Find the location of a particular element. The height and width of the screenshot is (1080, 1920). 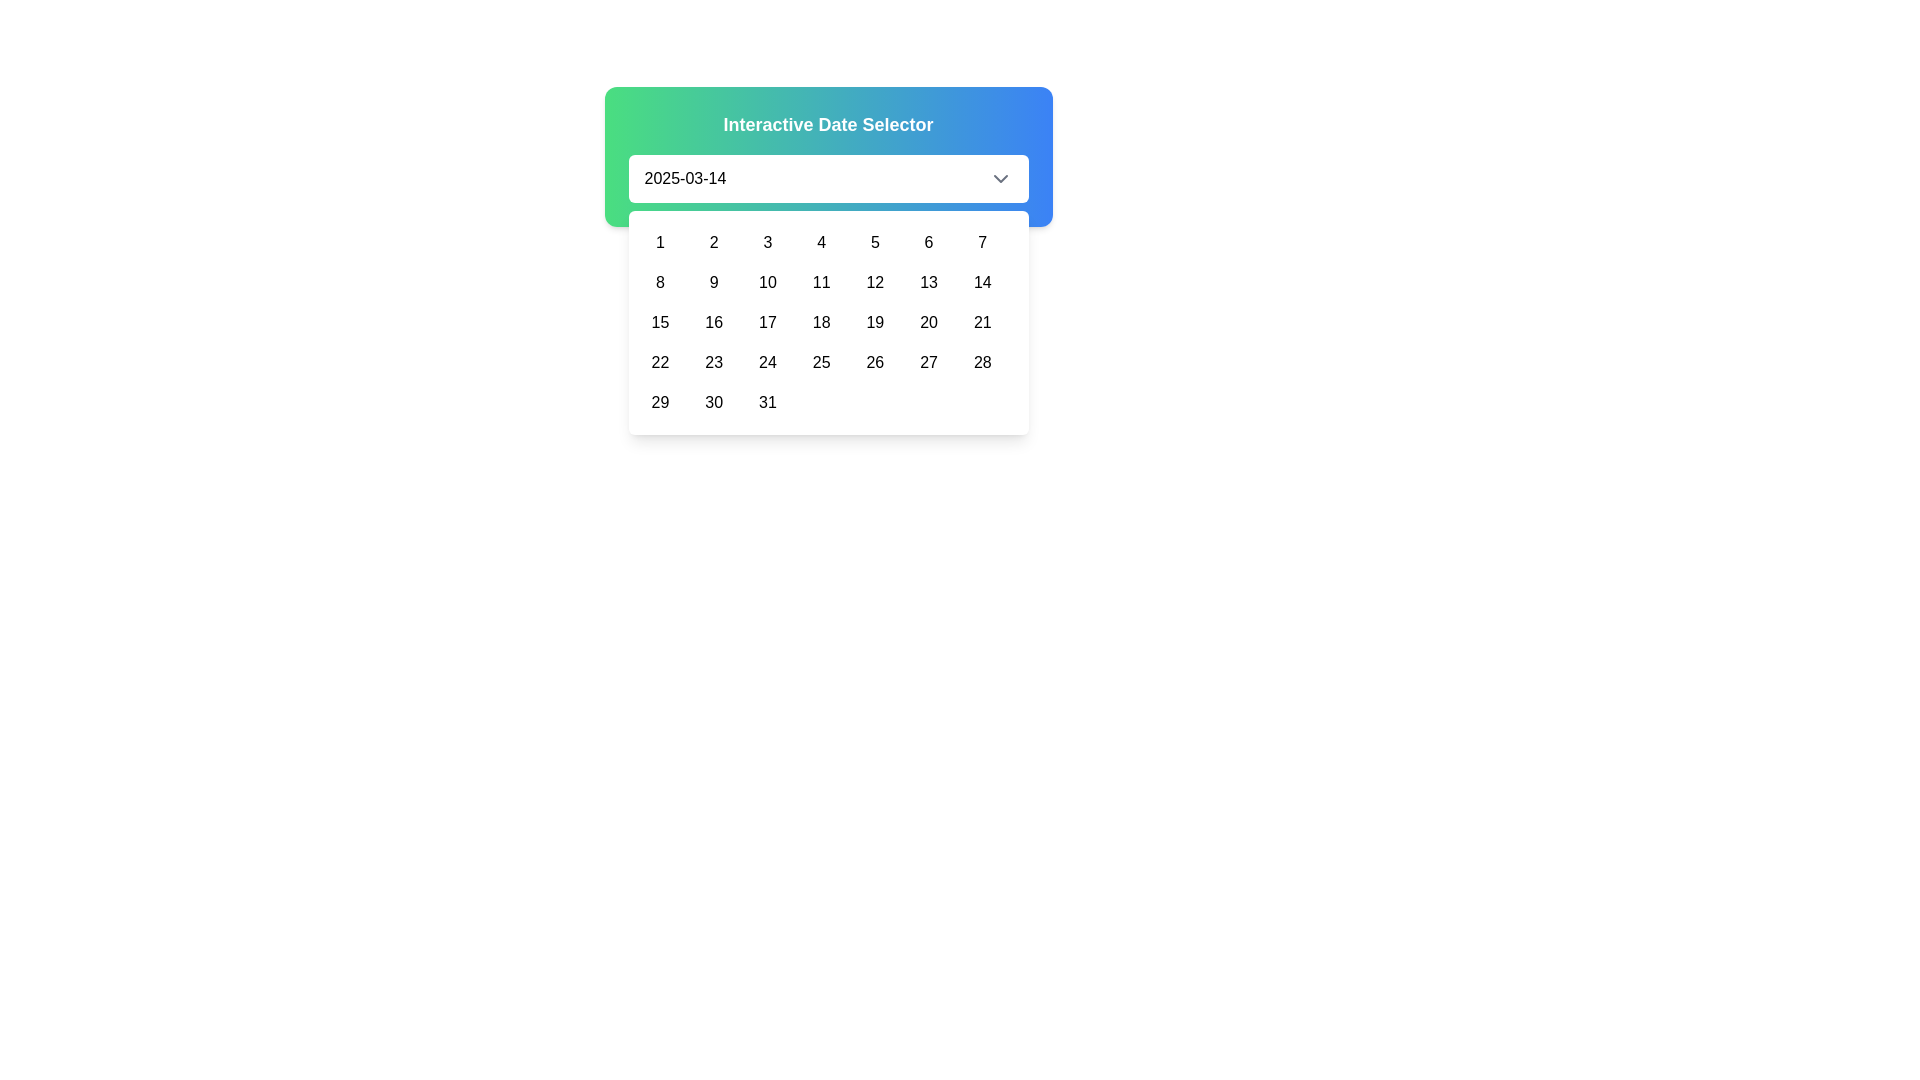

the button representing the 21st day of the month in the calendar interface is located at coordinates (982, 322).